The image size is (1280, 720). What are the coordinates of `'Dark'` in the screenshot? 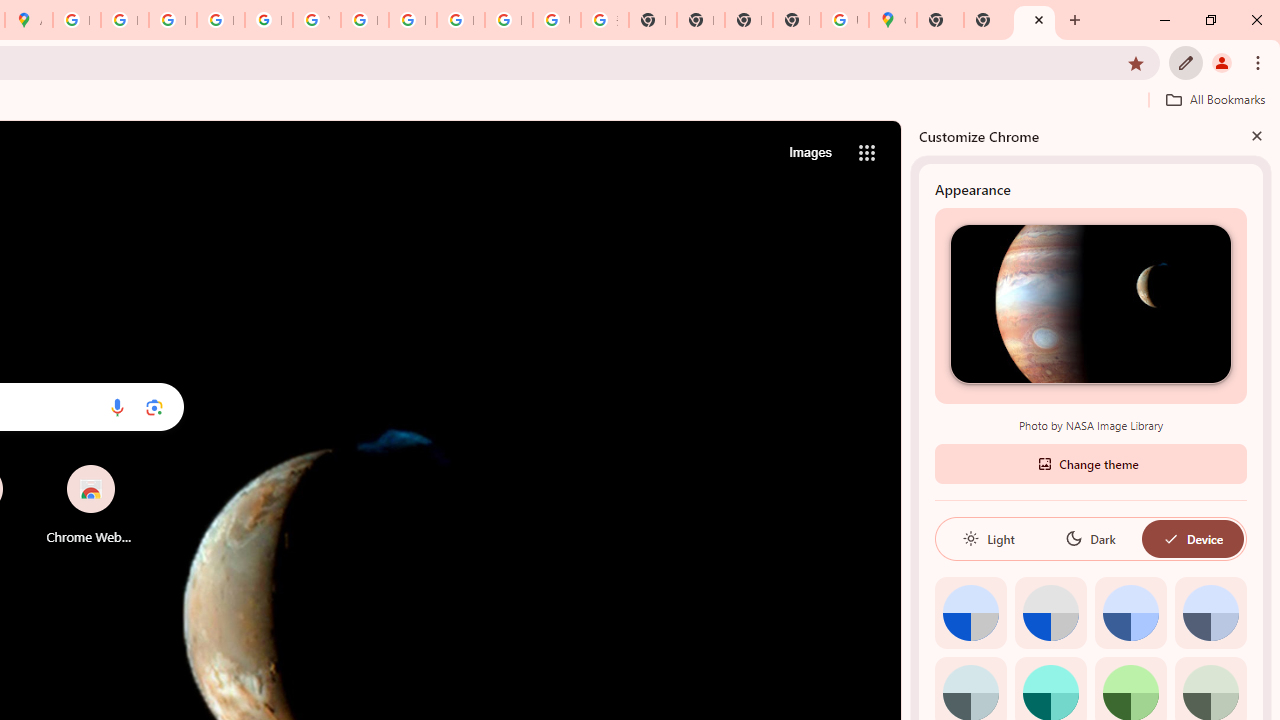 It's located at (1089, 537).